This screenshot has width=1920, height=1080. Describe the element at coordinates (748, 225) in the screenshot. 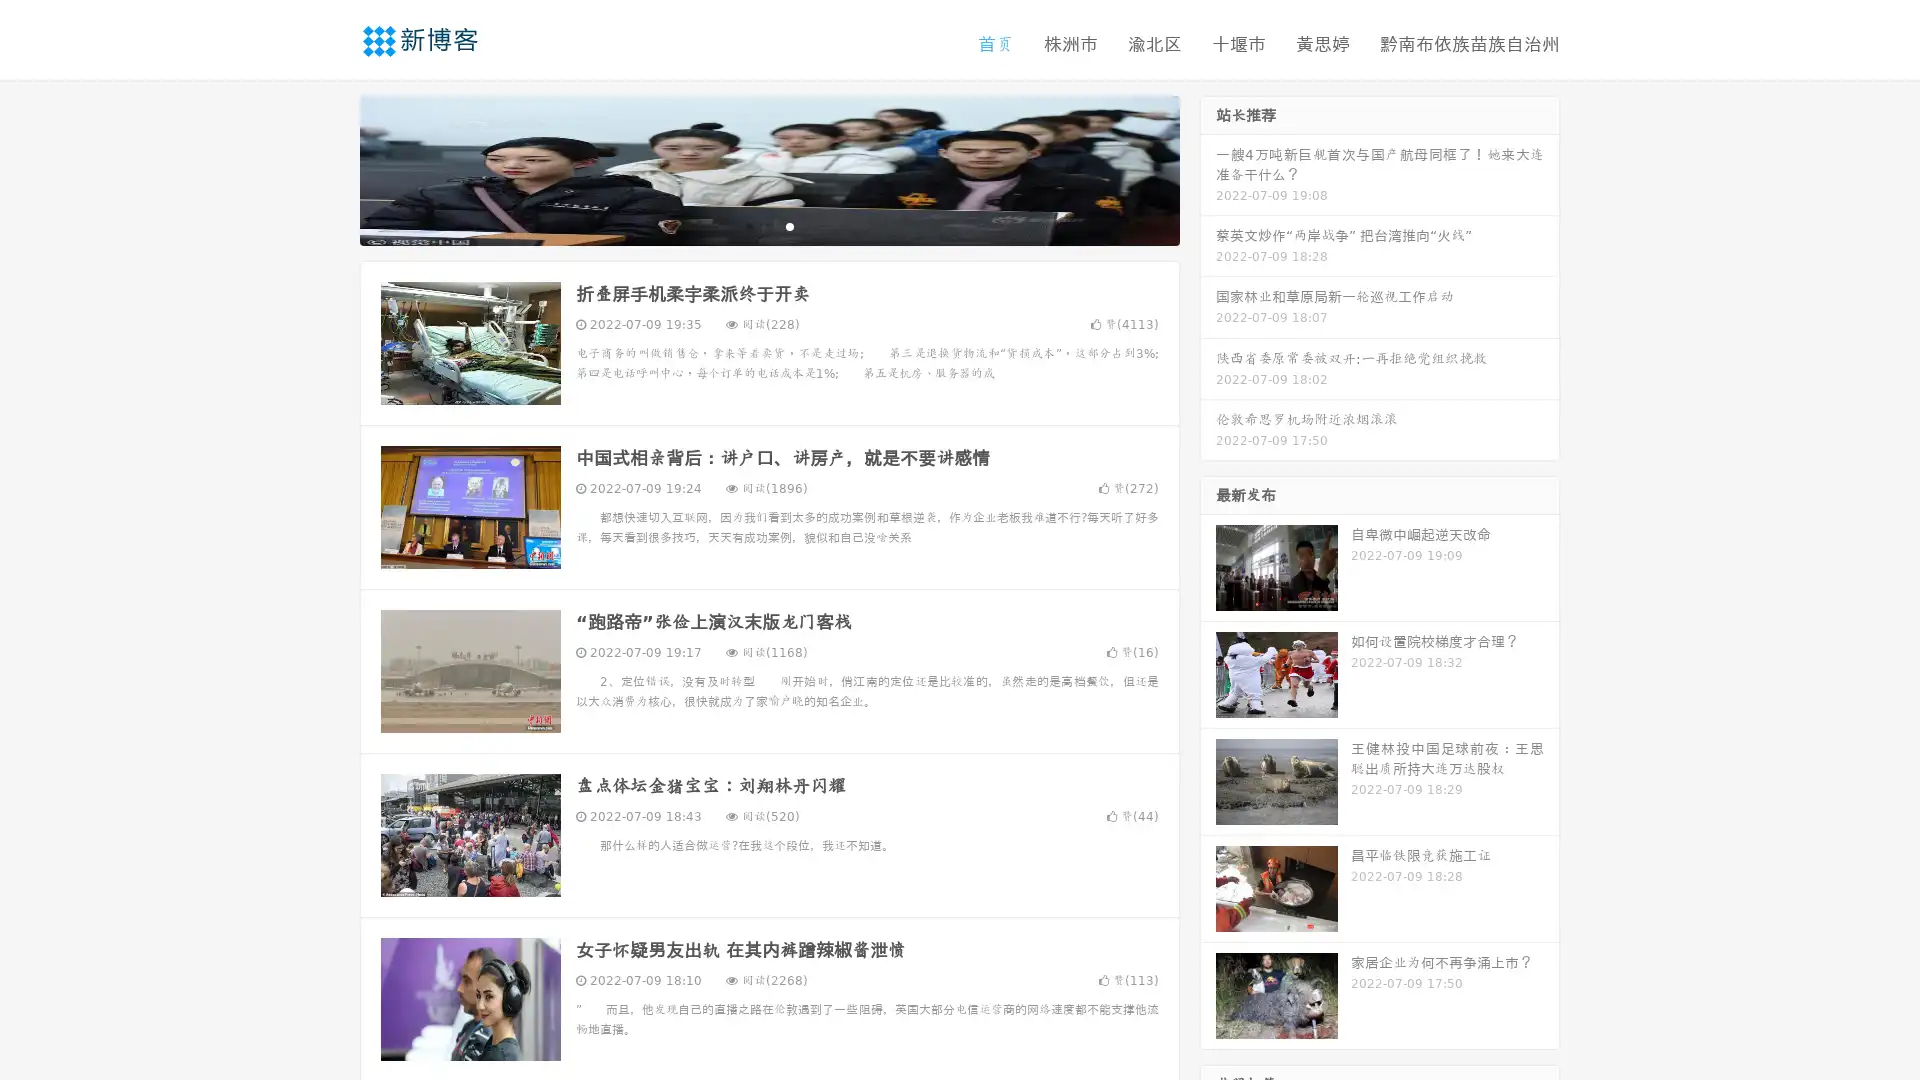

I see `Go to slide 1` at that location.